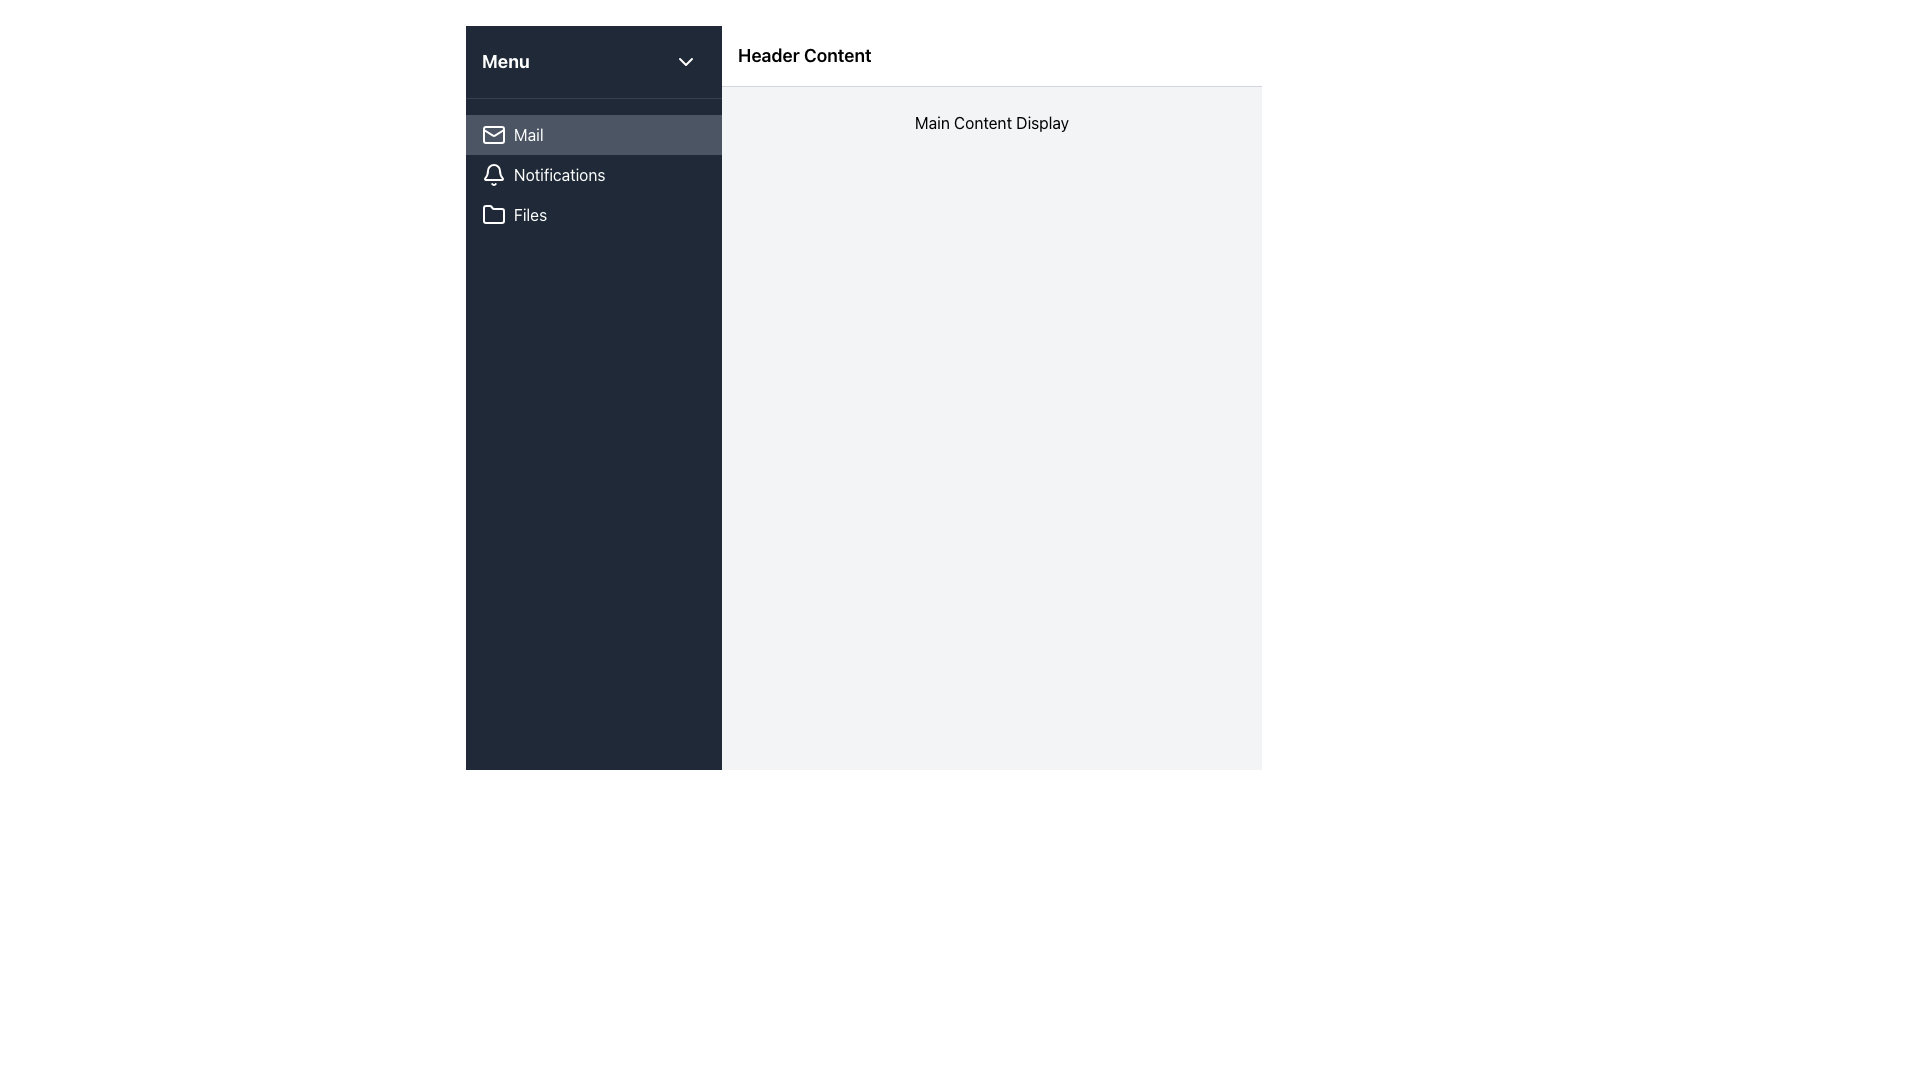  I want to click on text from the 'Header Content' label, which is a bold text label located in the header region of the interface, so click(804, 55).